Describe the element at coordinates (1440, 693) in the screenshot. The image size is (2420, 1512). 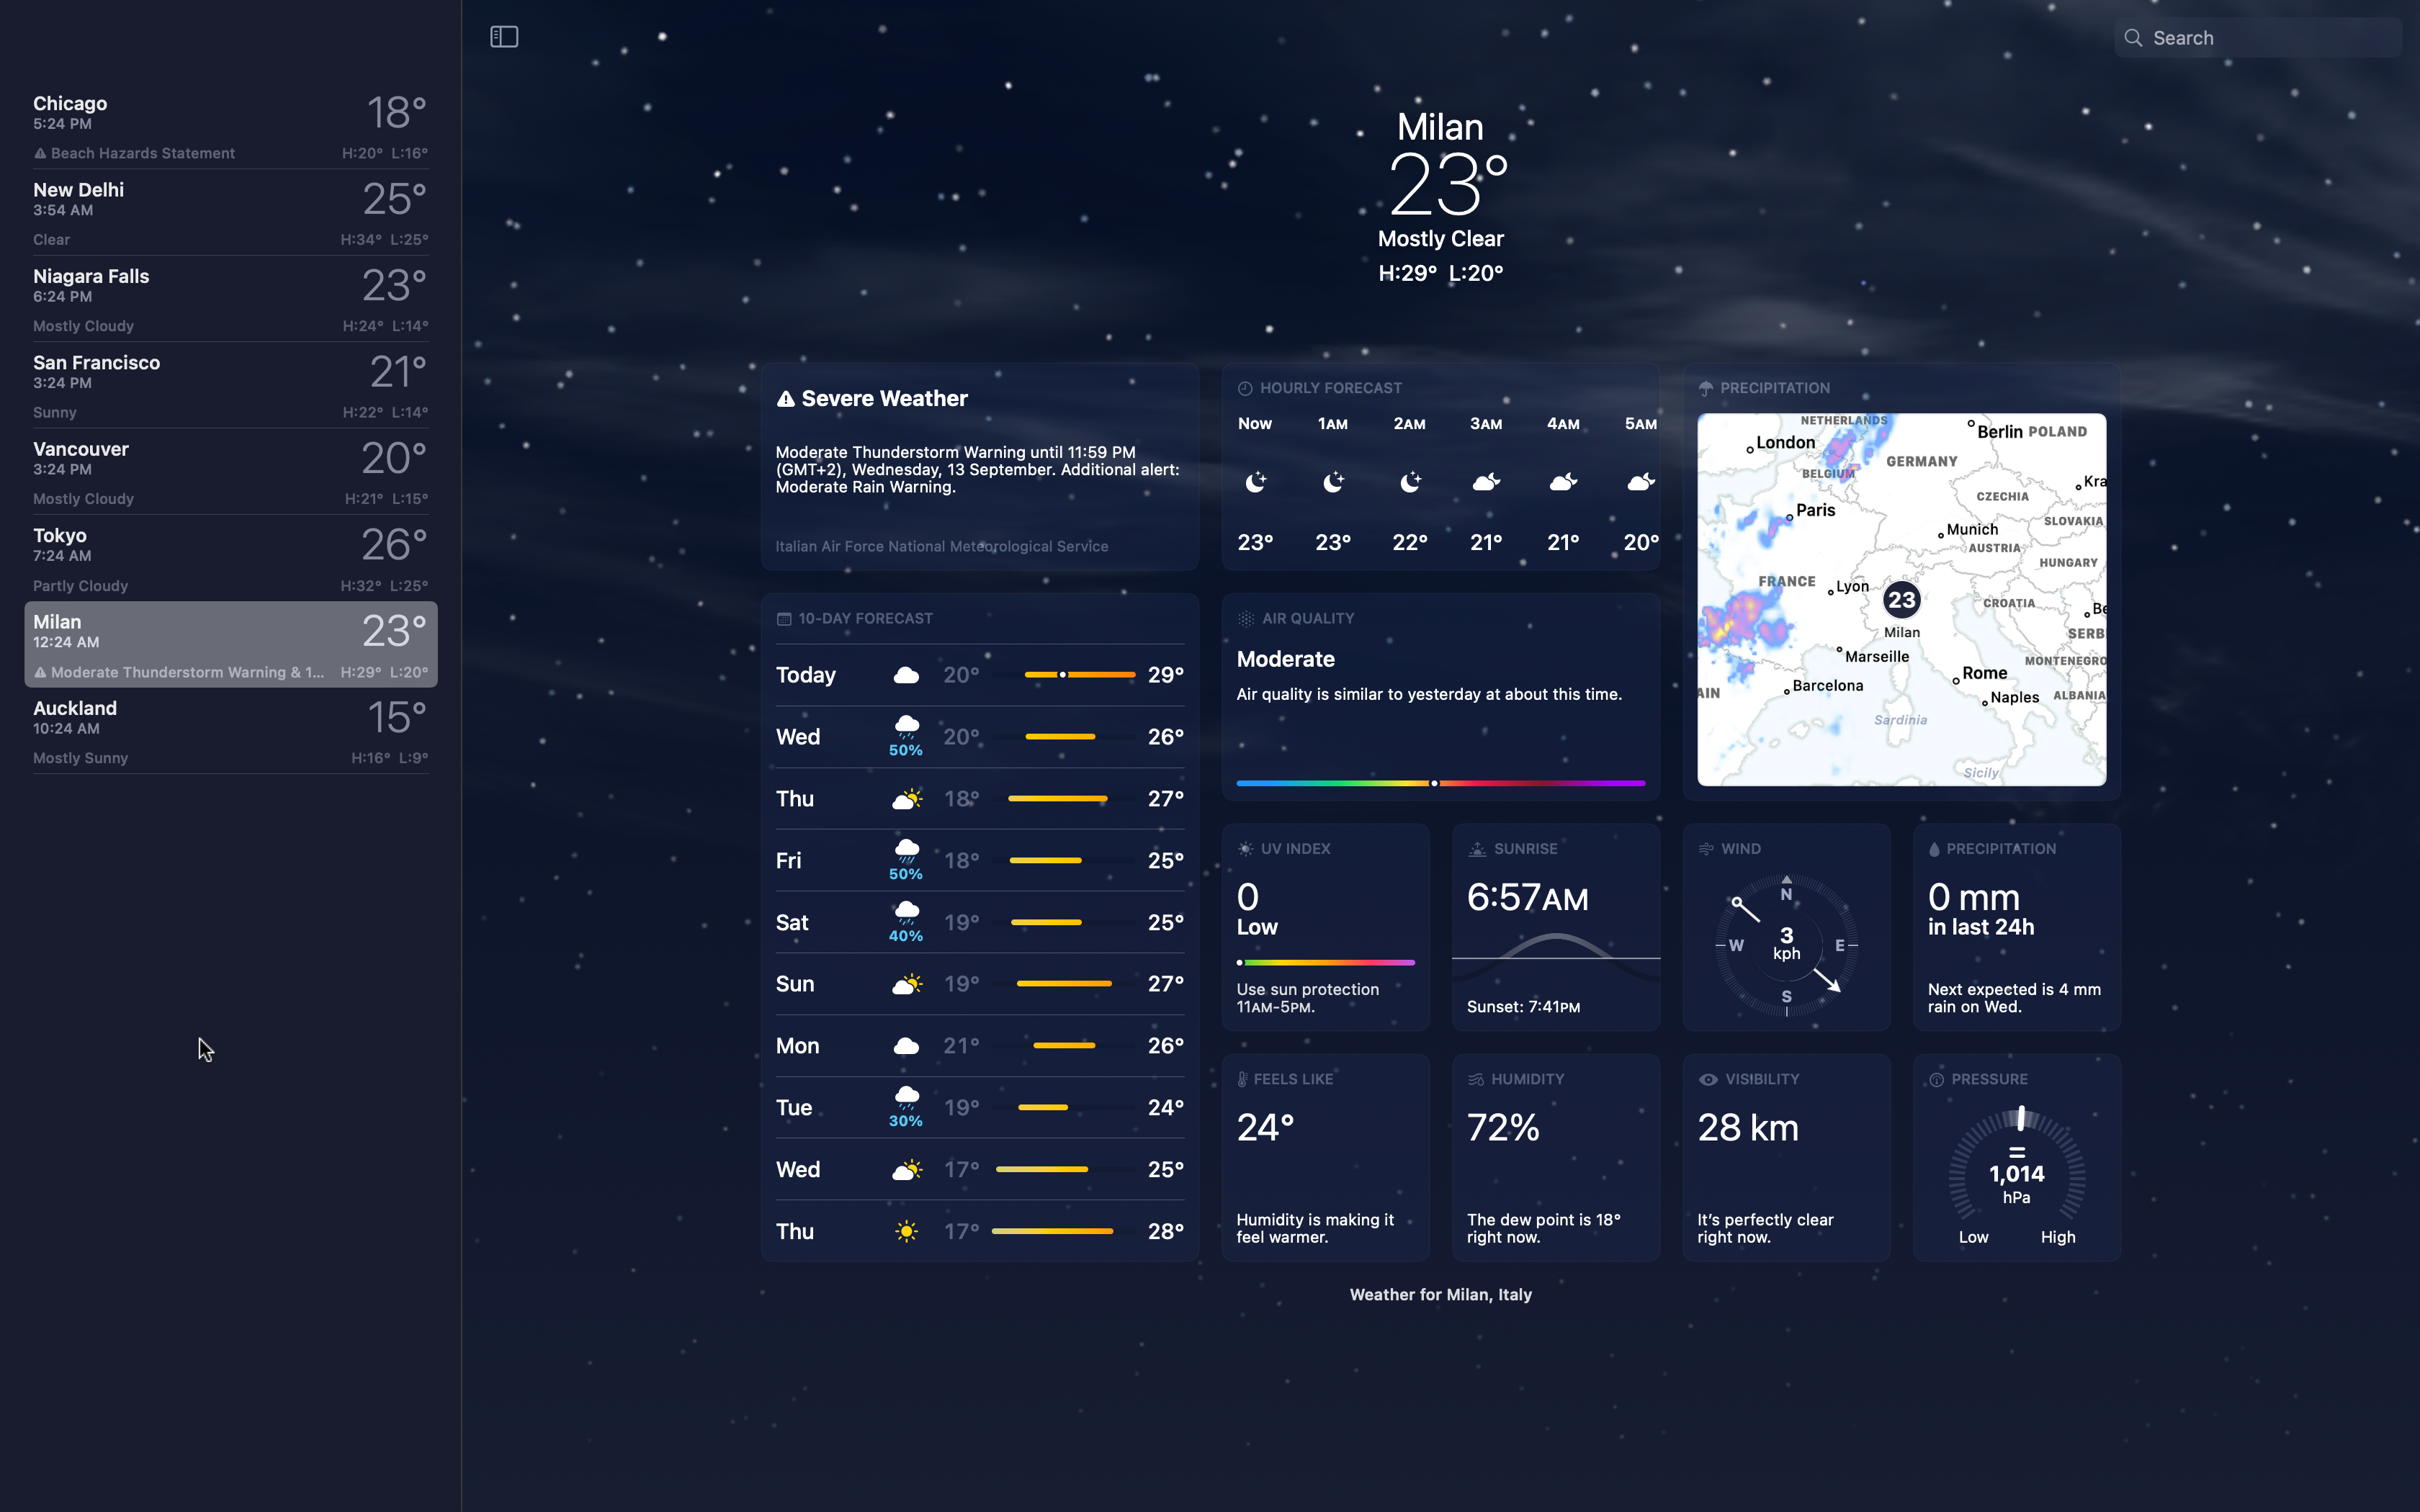
I see `Get more details of Milan"s air quality` at that location.